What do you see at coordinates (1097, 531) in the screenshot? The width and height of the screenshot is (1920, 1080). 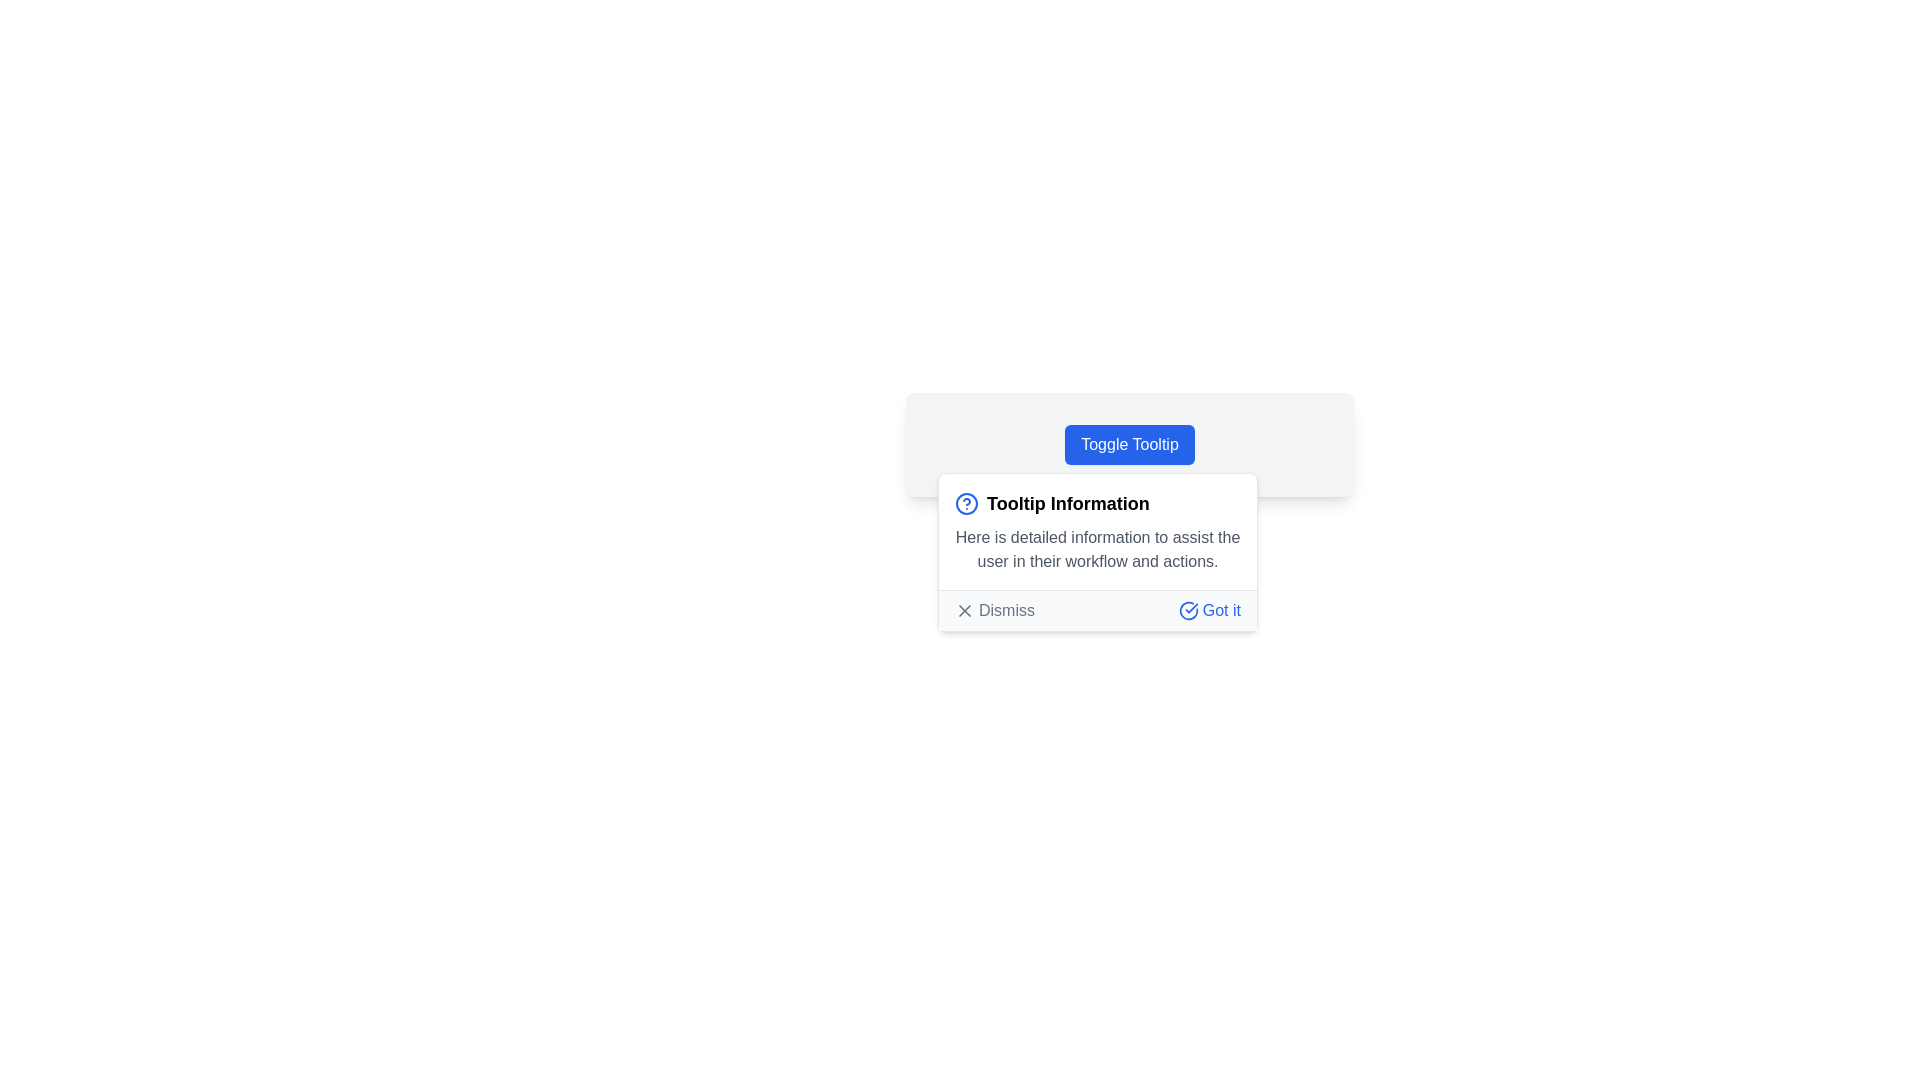 I see `inside the Tooltip Content to copy the text, which starts with 'Tooltip Information' and is located above the 'Dismiss' and 'Got it' buttons` at bounding box center [1097, 531].